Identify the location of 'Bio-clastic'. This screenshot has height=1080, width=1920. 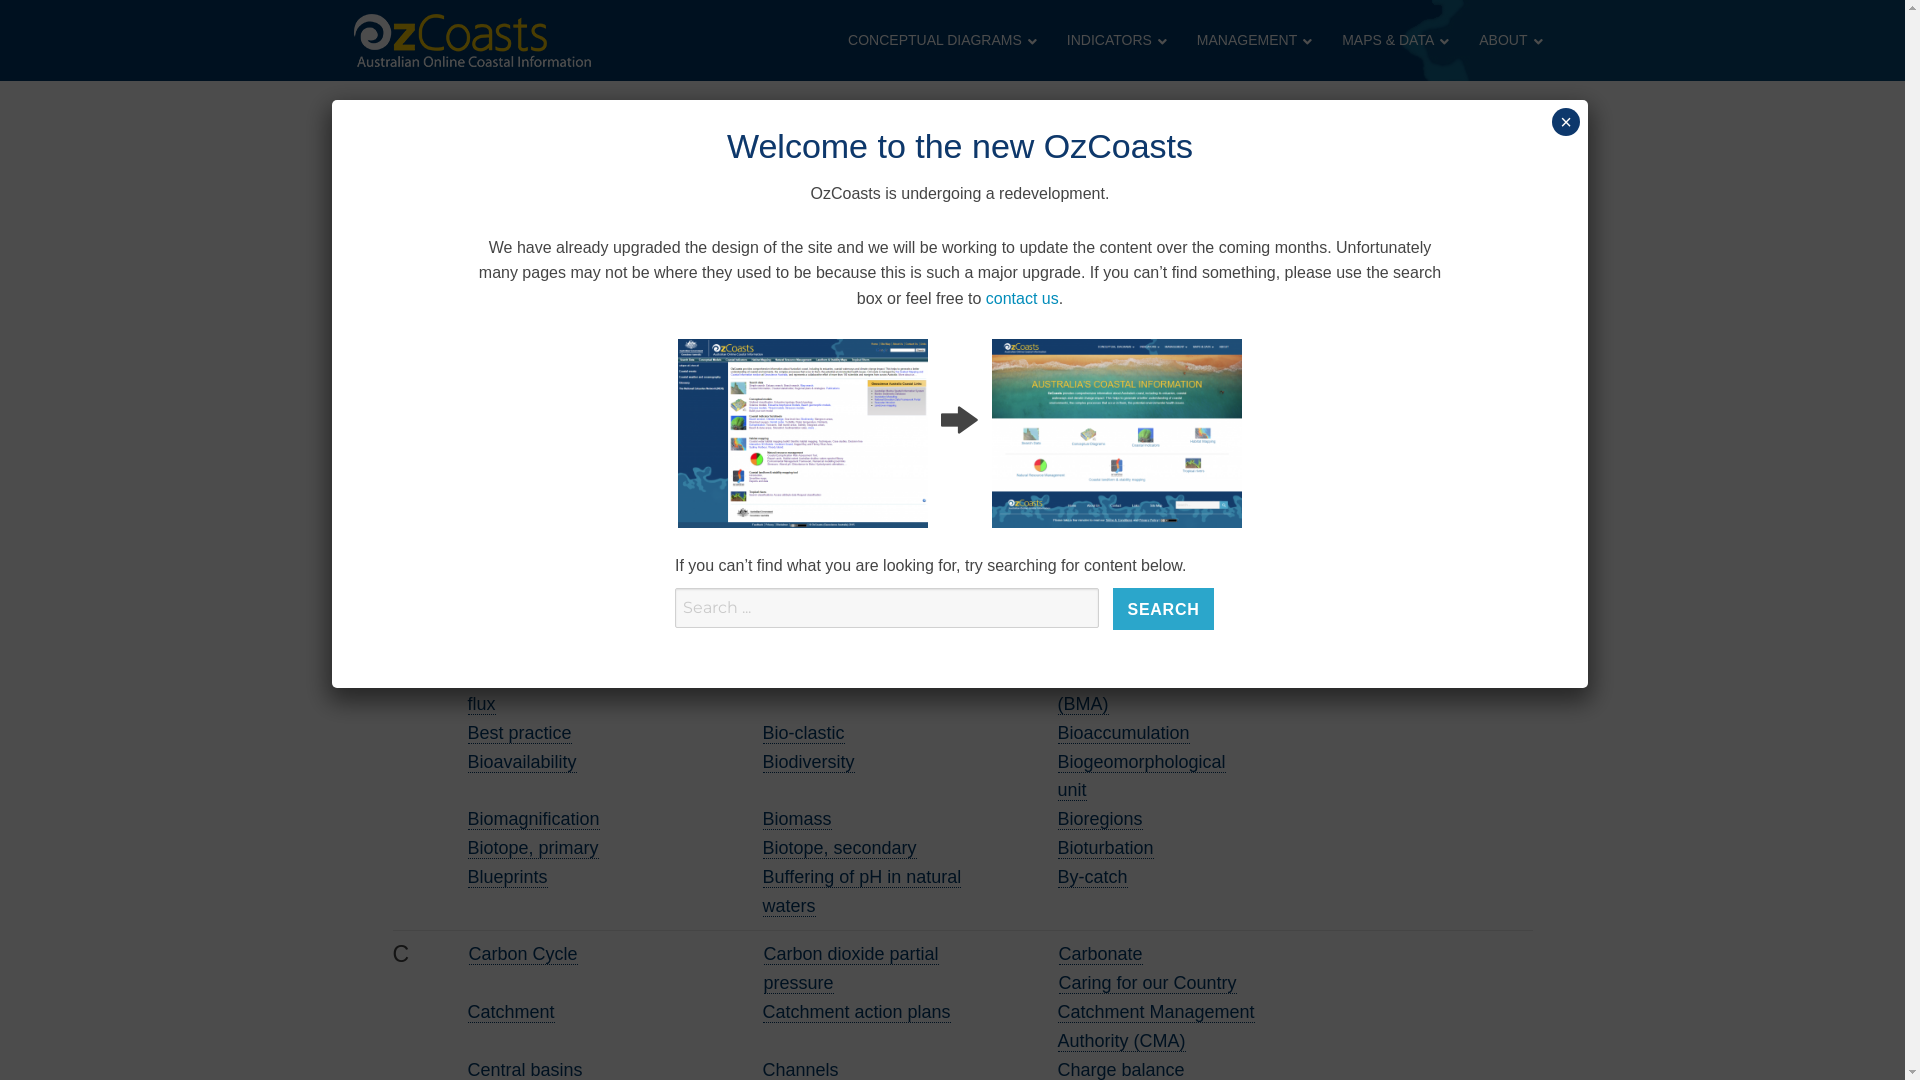
(802, 733).